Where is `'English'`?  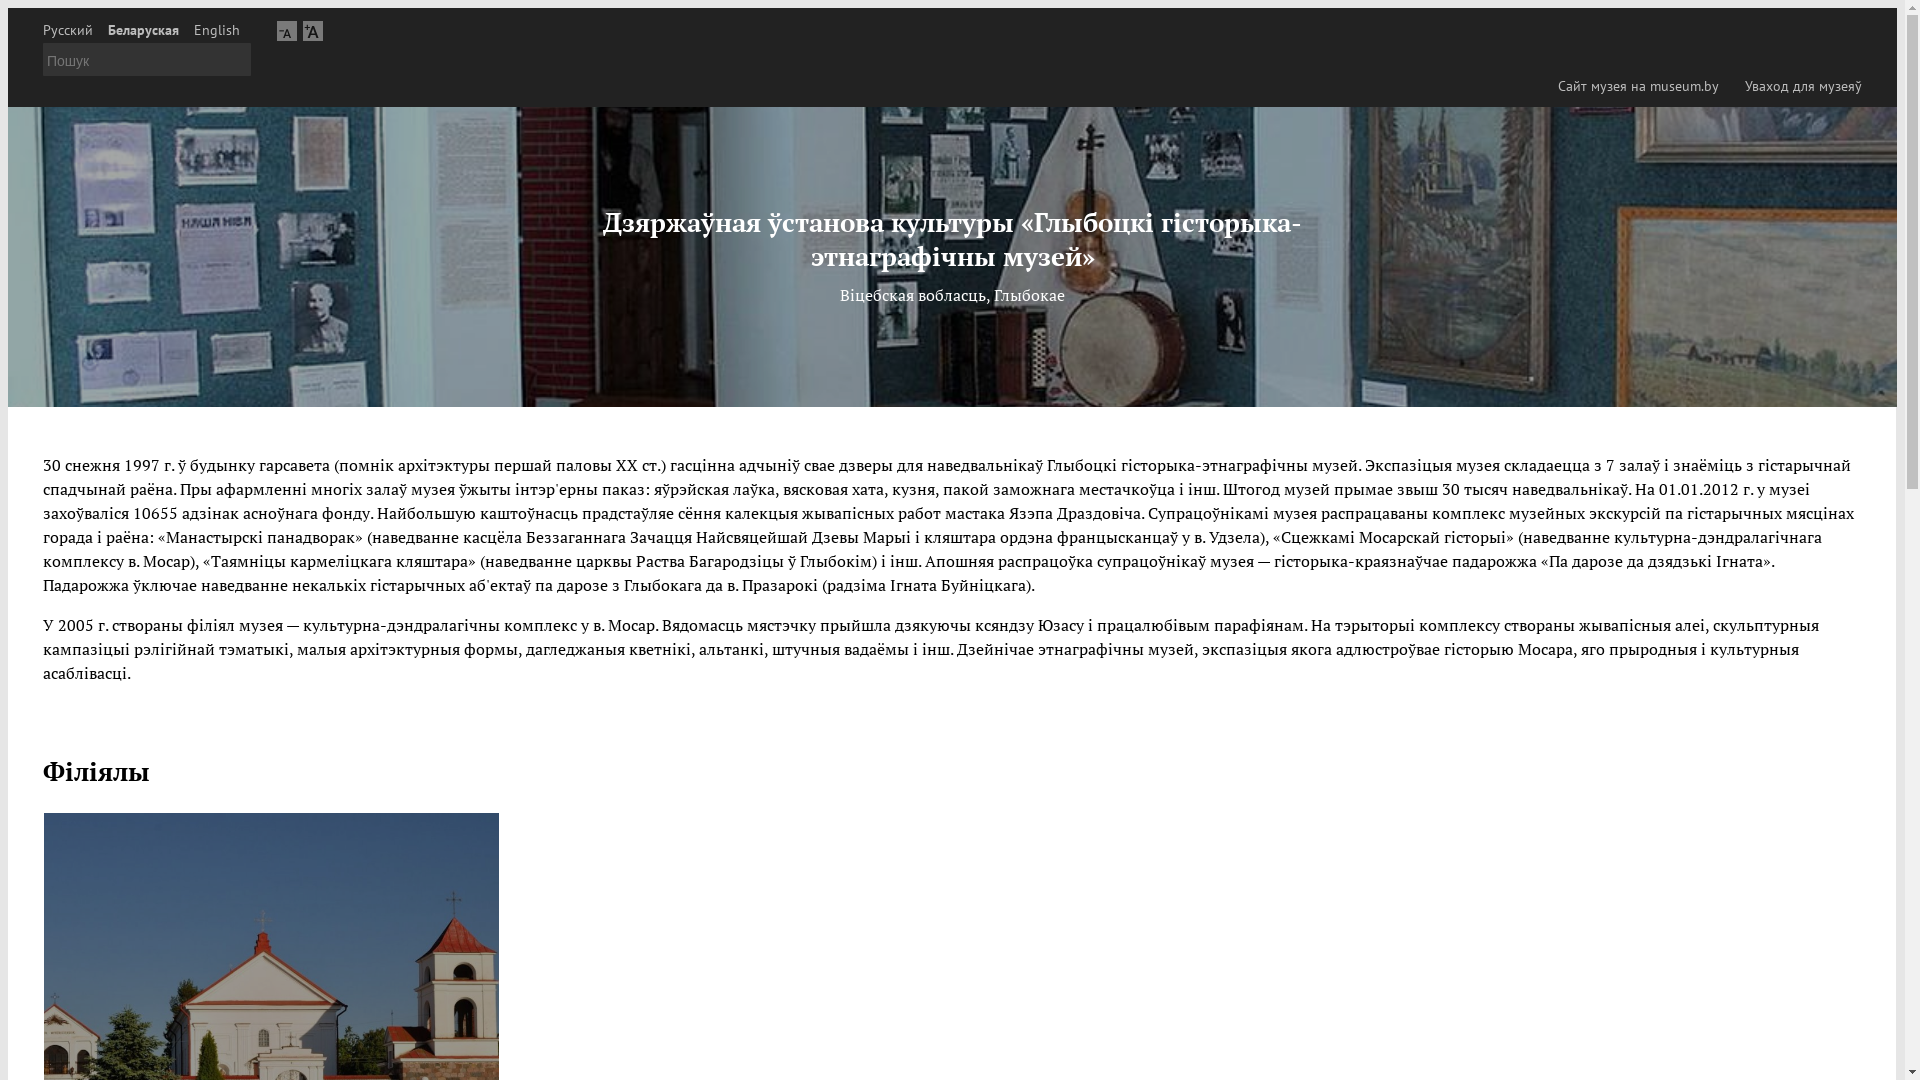 'English' is located at coordinates (216, 30).